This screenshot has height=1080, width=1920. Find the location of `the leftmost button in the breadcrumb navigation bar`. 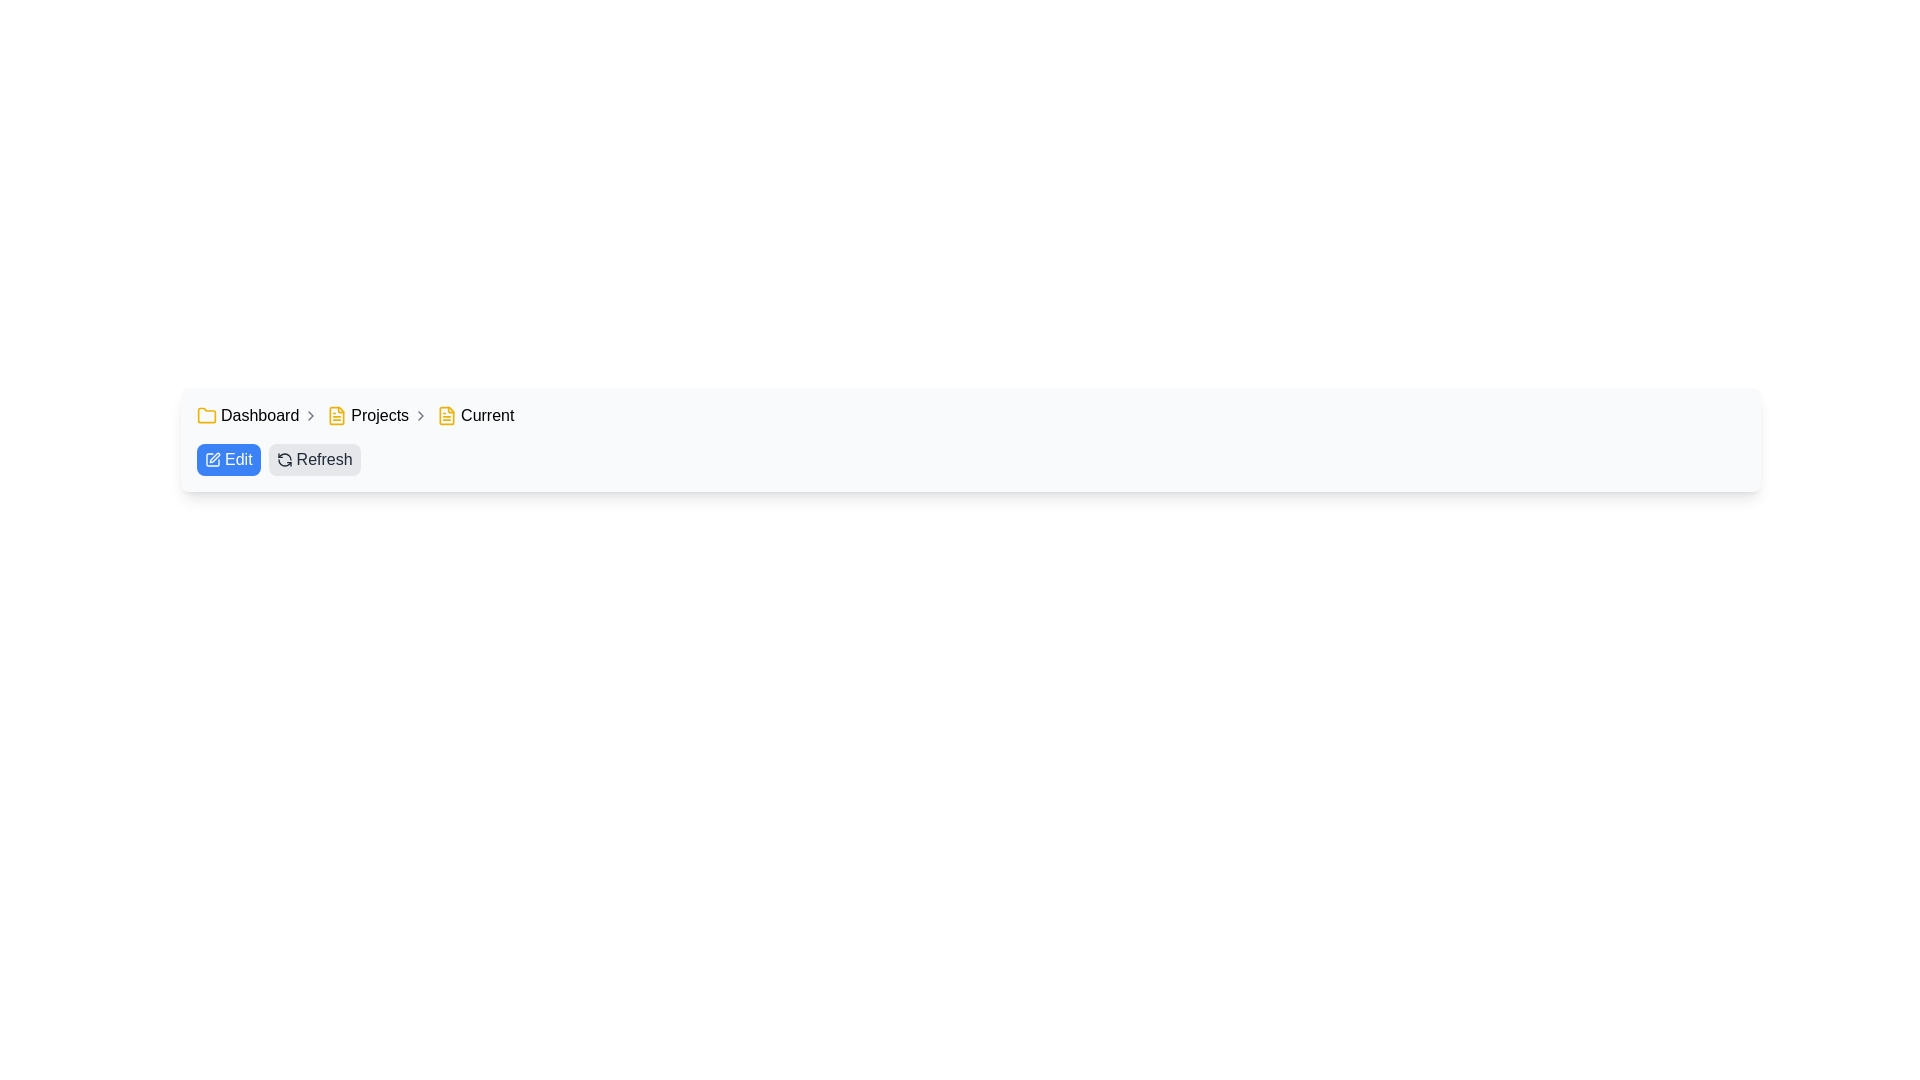

the leftmost button in the breadcrumb navigation bar is located at coordinates (228, 459).